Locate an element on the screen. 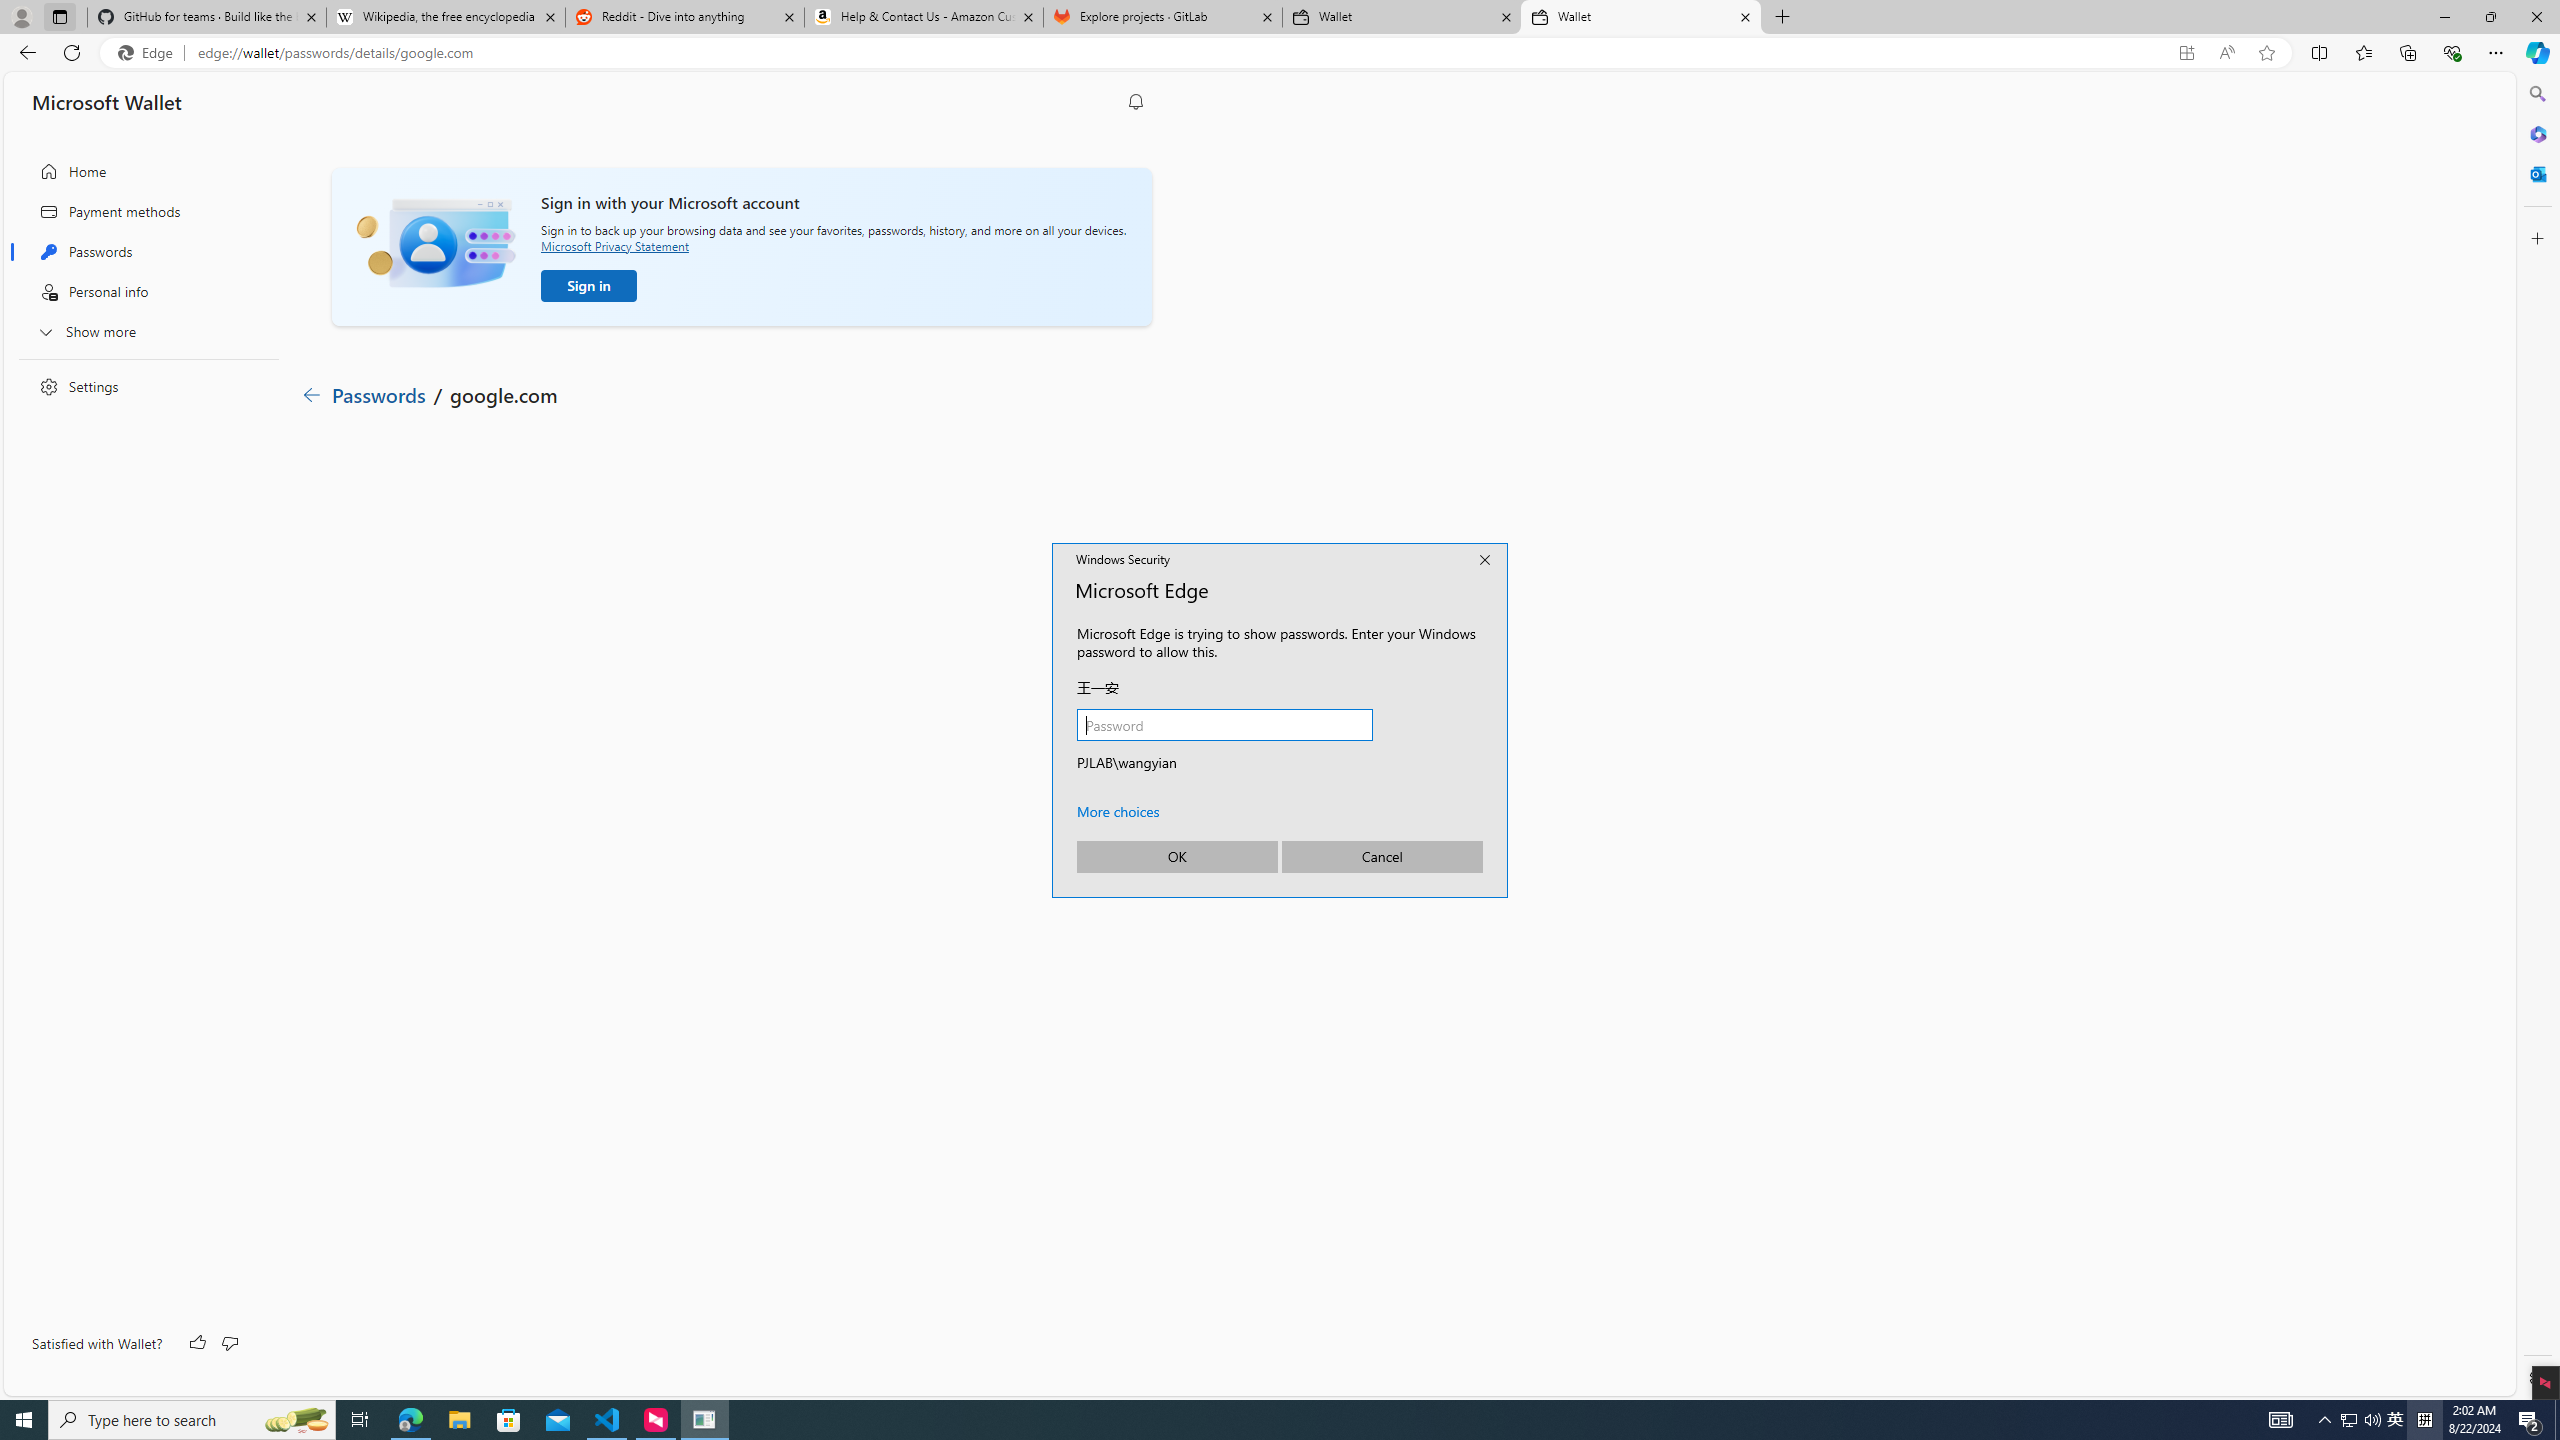 Image resolution: width=2560 pixels, height=1440 pixels. 'Search highlights icon opens search home window' is located at coordinates (294, 1418).